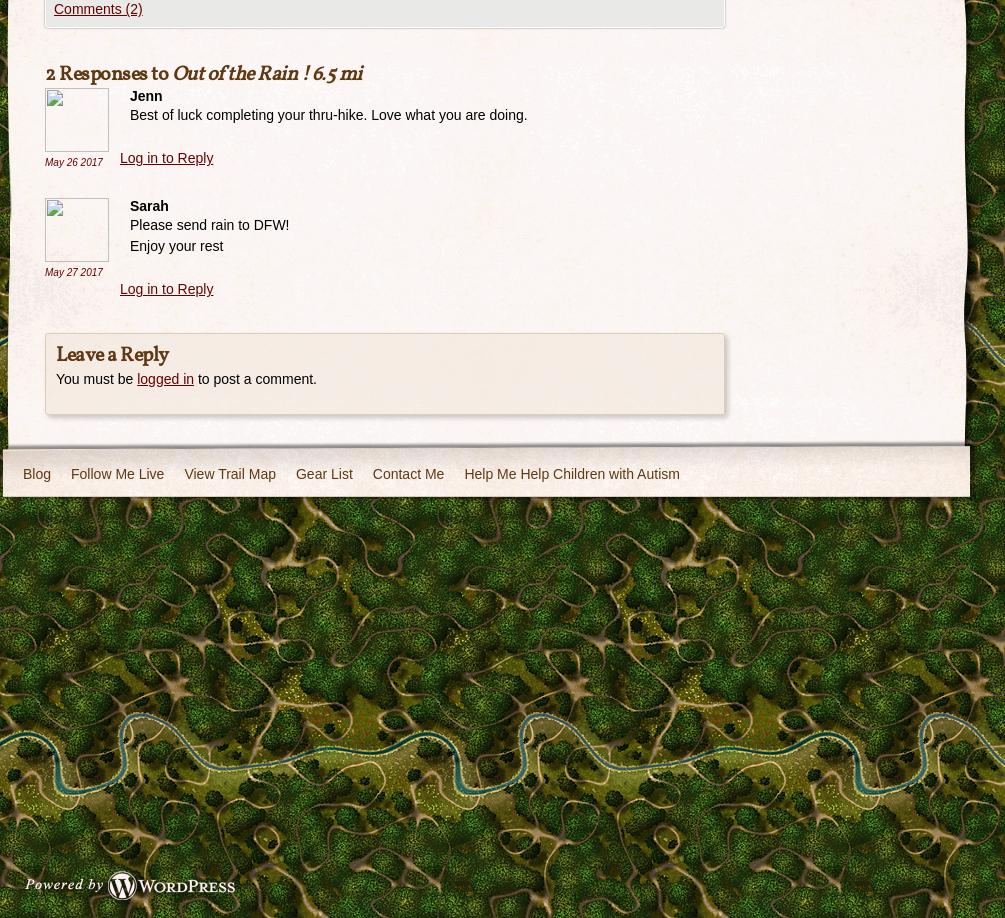  What do you see at coordinates (149, 204) in the screenshot?
I see `'Sarah'` at bounding box center [149, 204].